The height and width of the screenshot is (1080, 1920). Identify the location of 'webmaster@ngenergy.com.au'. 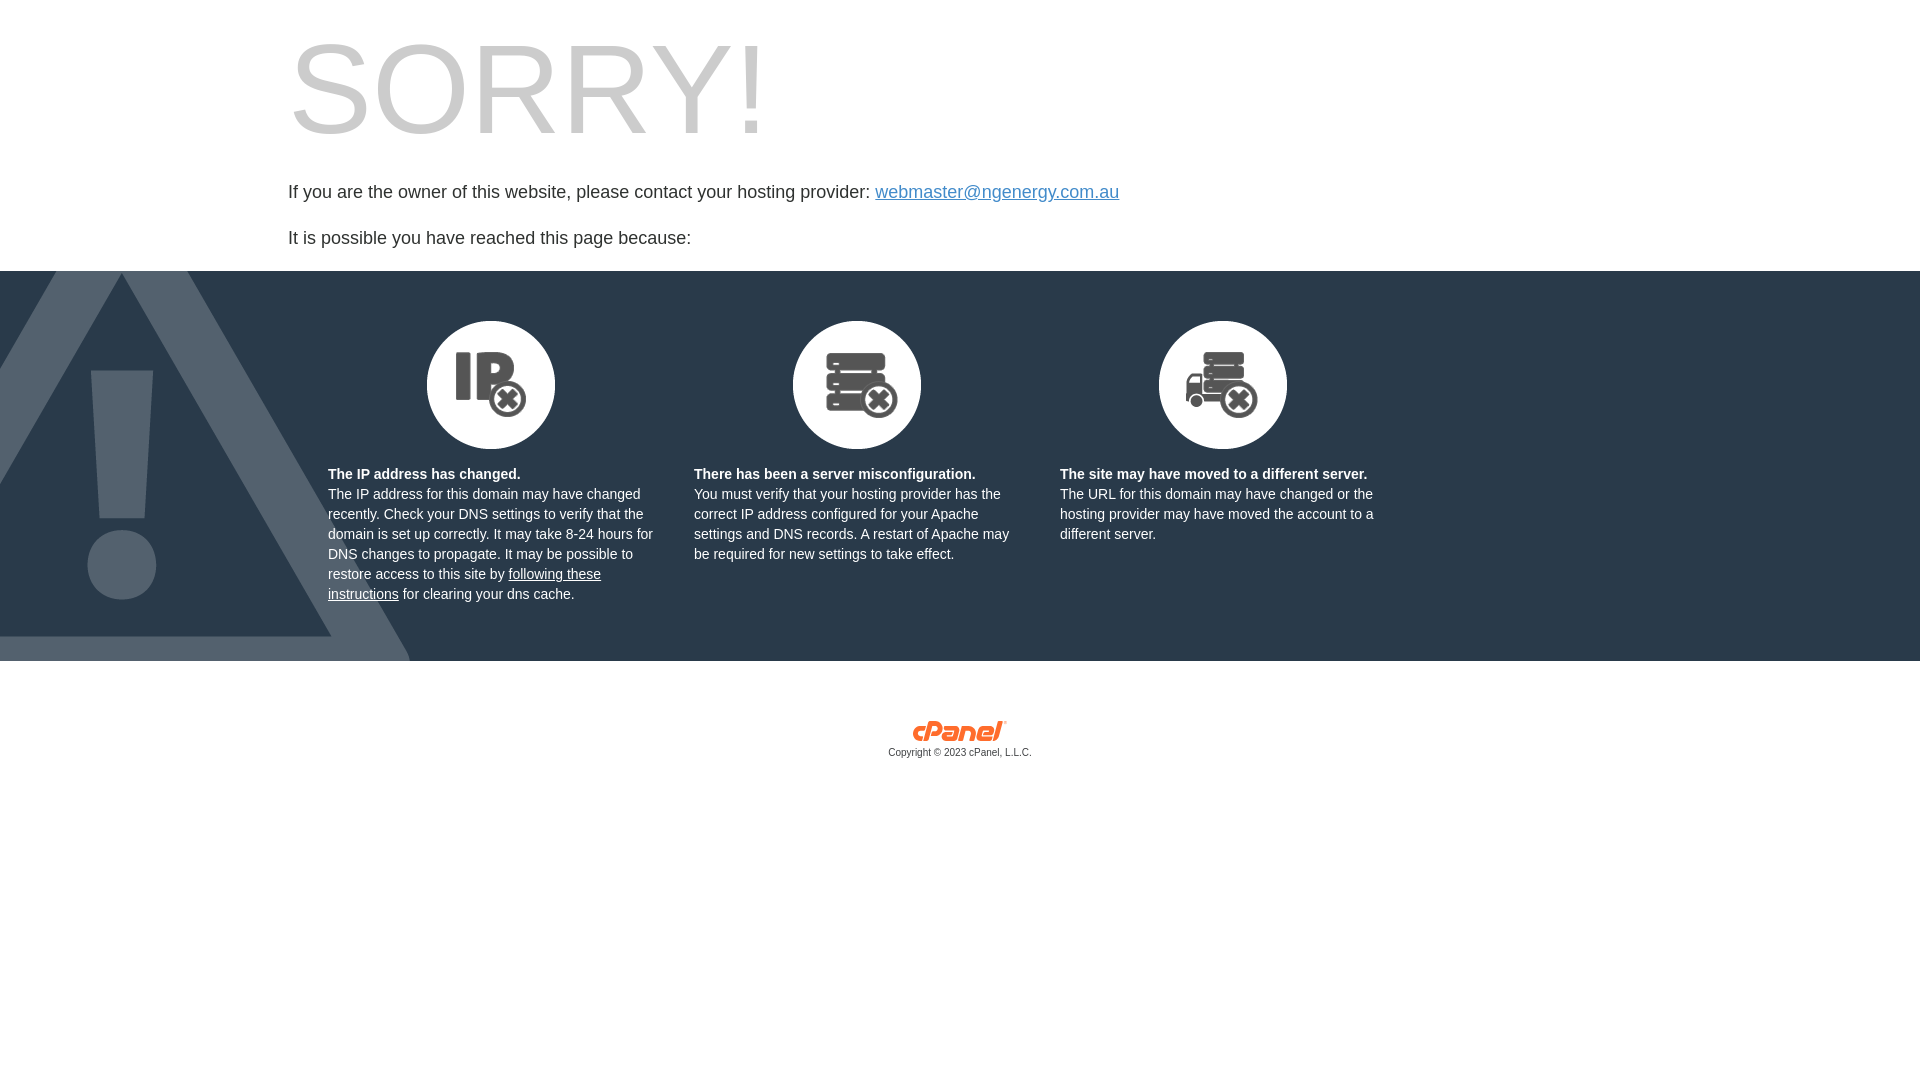
(874, 192).